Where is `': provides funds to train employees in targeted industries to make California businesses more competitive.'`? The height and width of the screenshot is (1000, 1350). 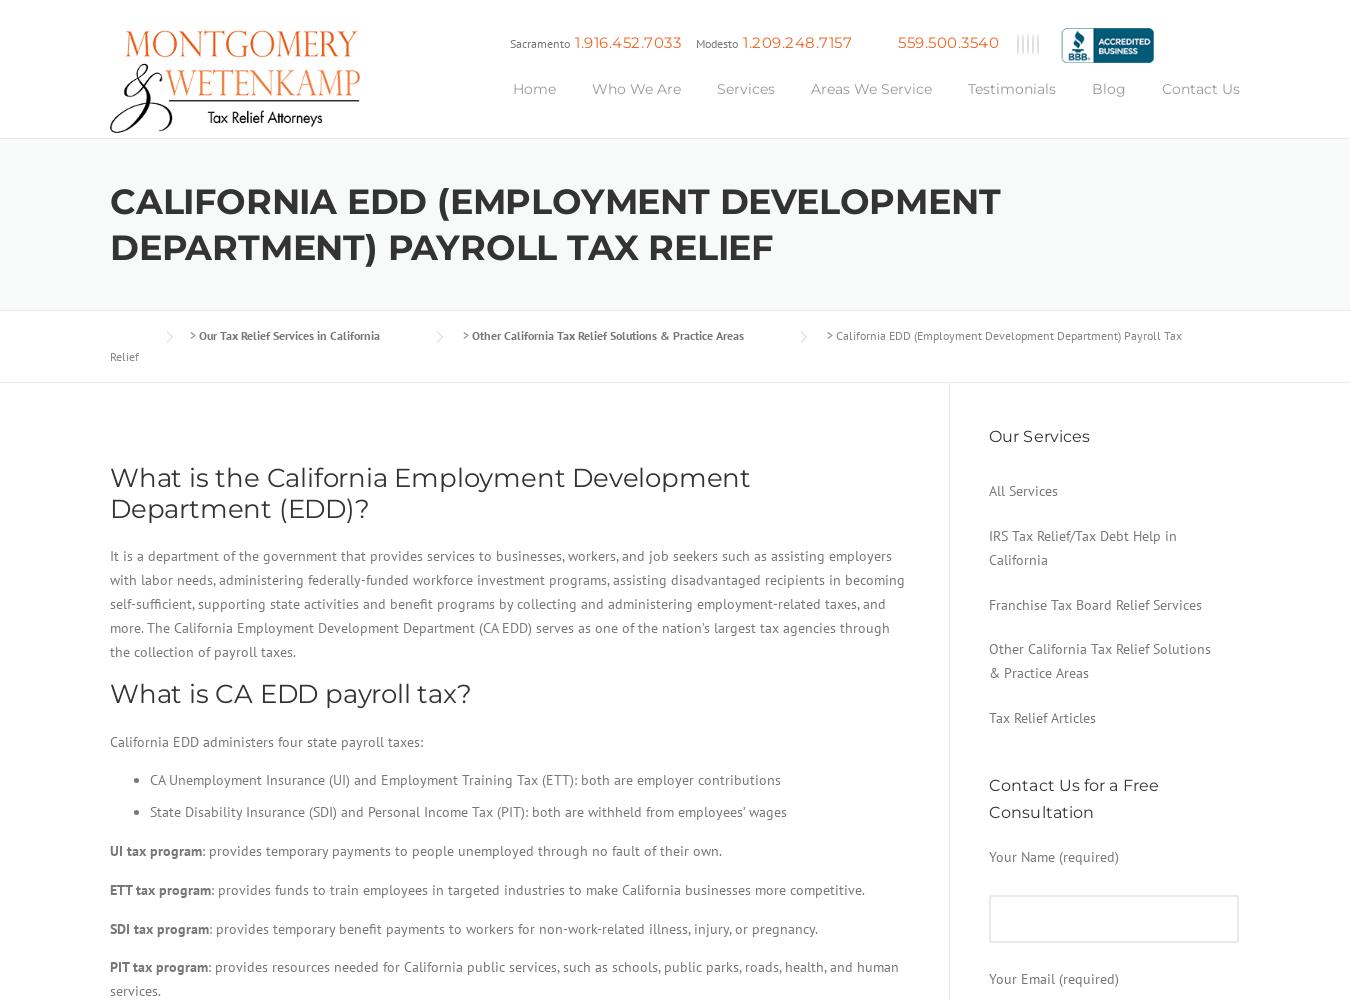
': provides funds to train employees in targeted industries to make California businesses more competitive.' is located at coordinates (536, 889).